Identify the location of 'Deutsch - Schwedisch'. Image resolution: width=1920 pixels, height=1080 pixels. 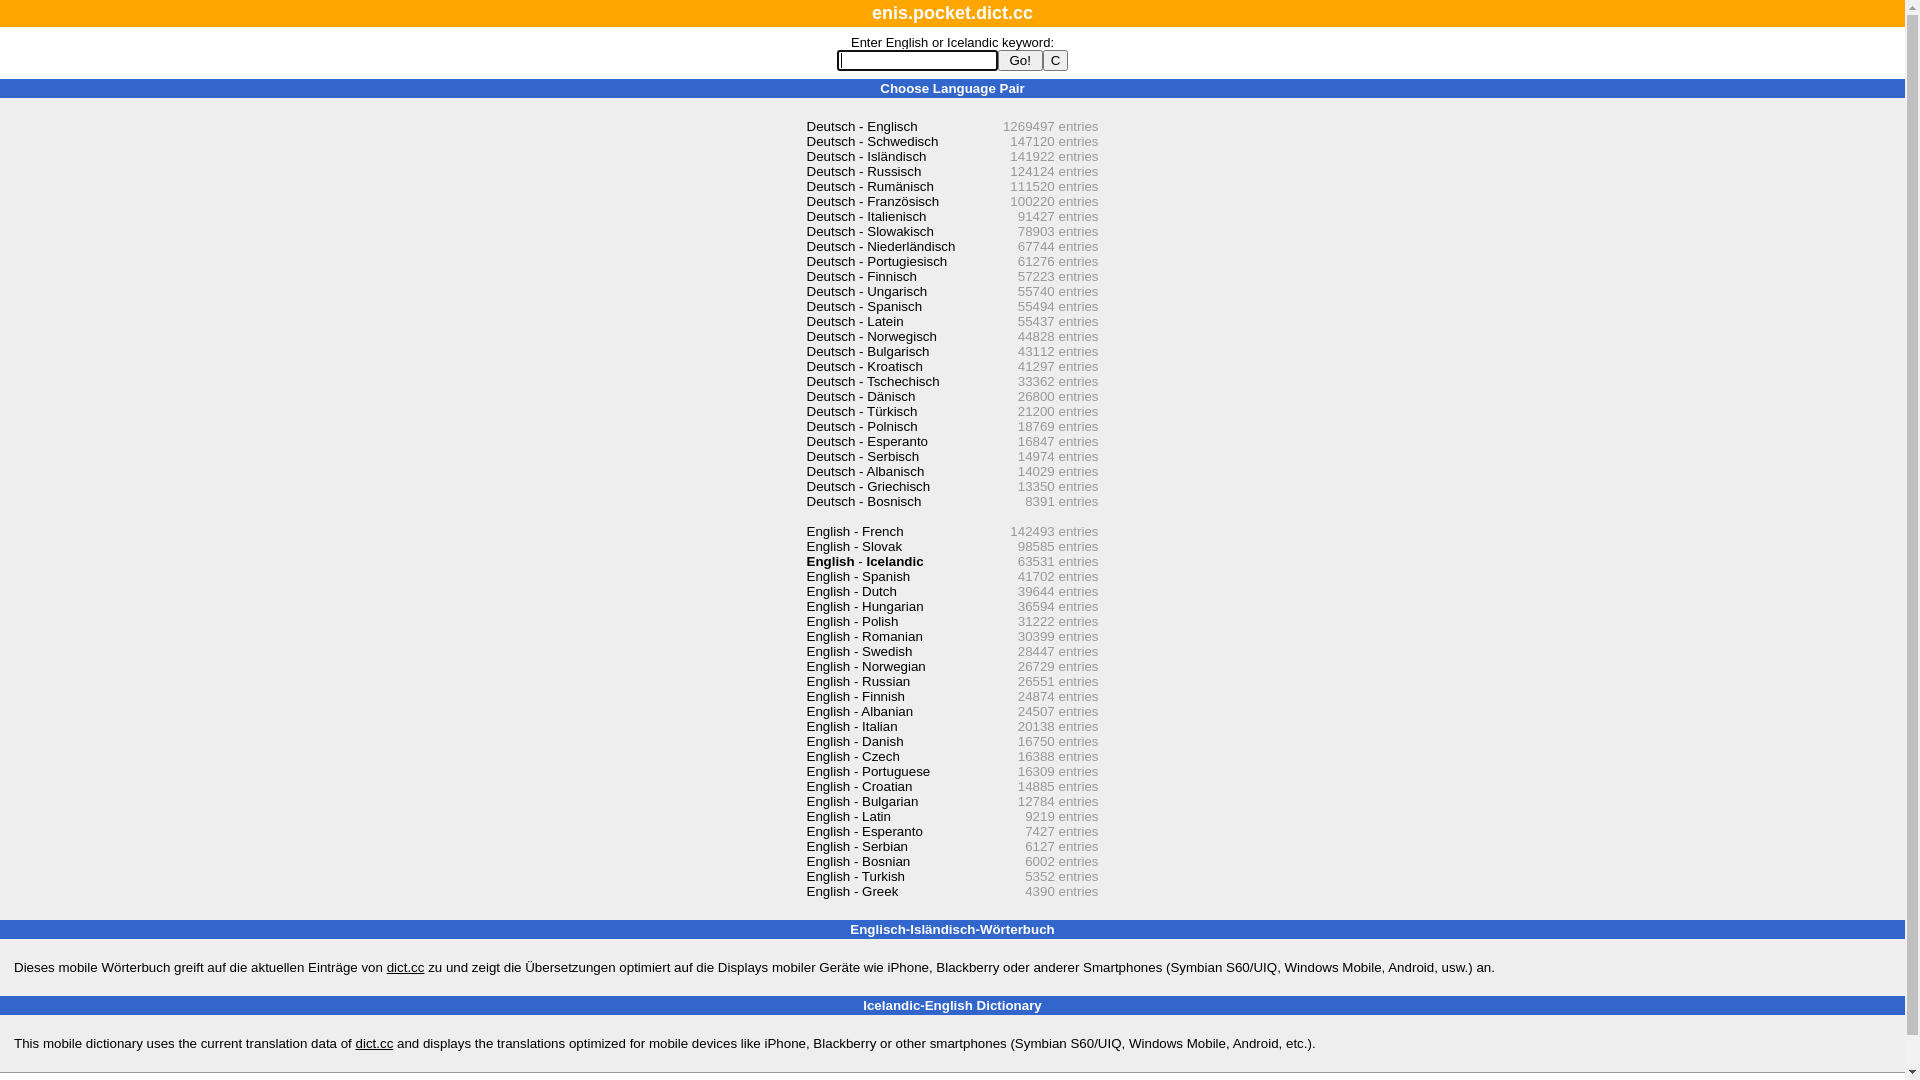
(872, 140).